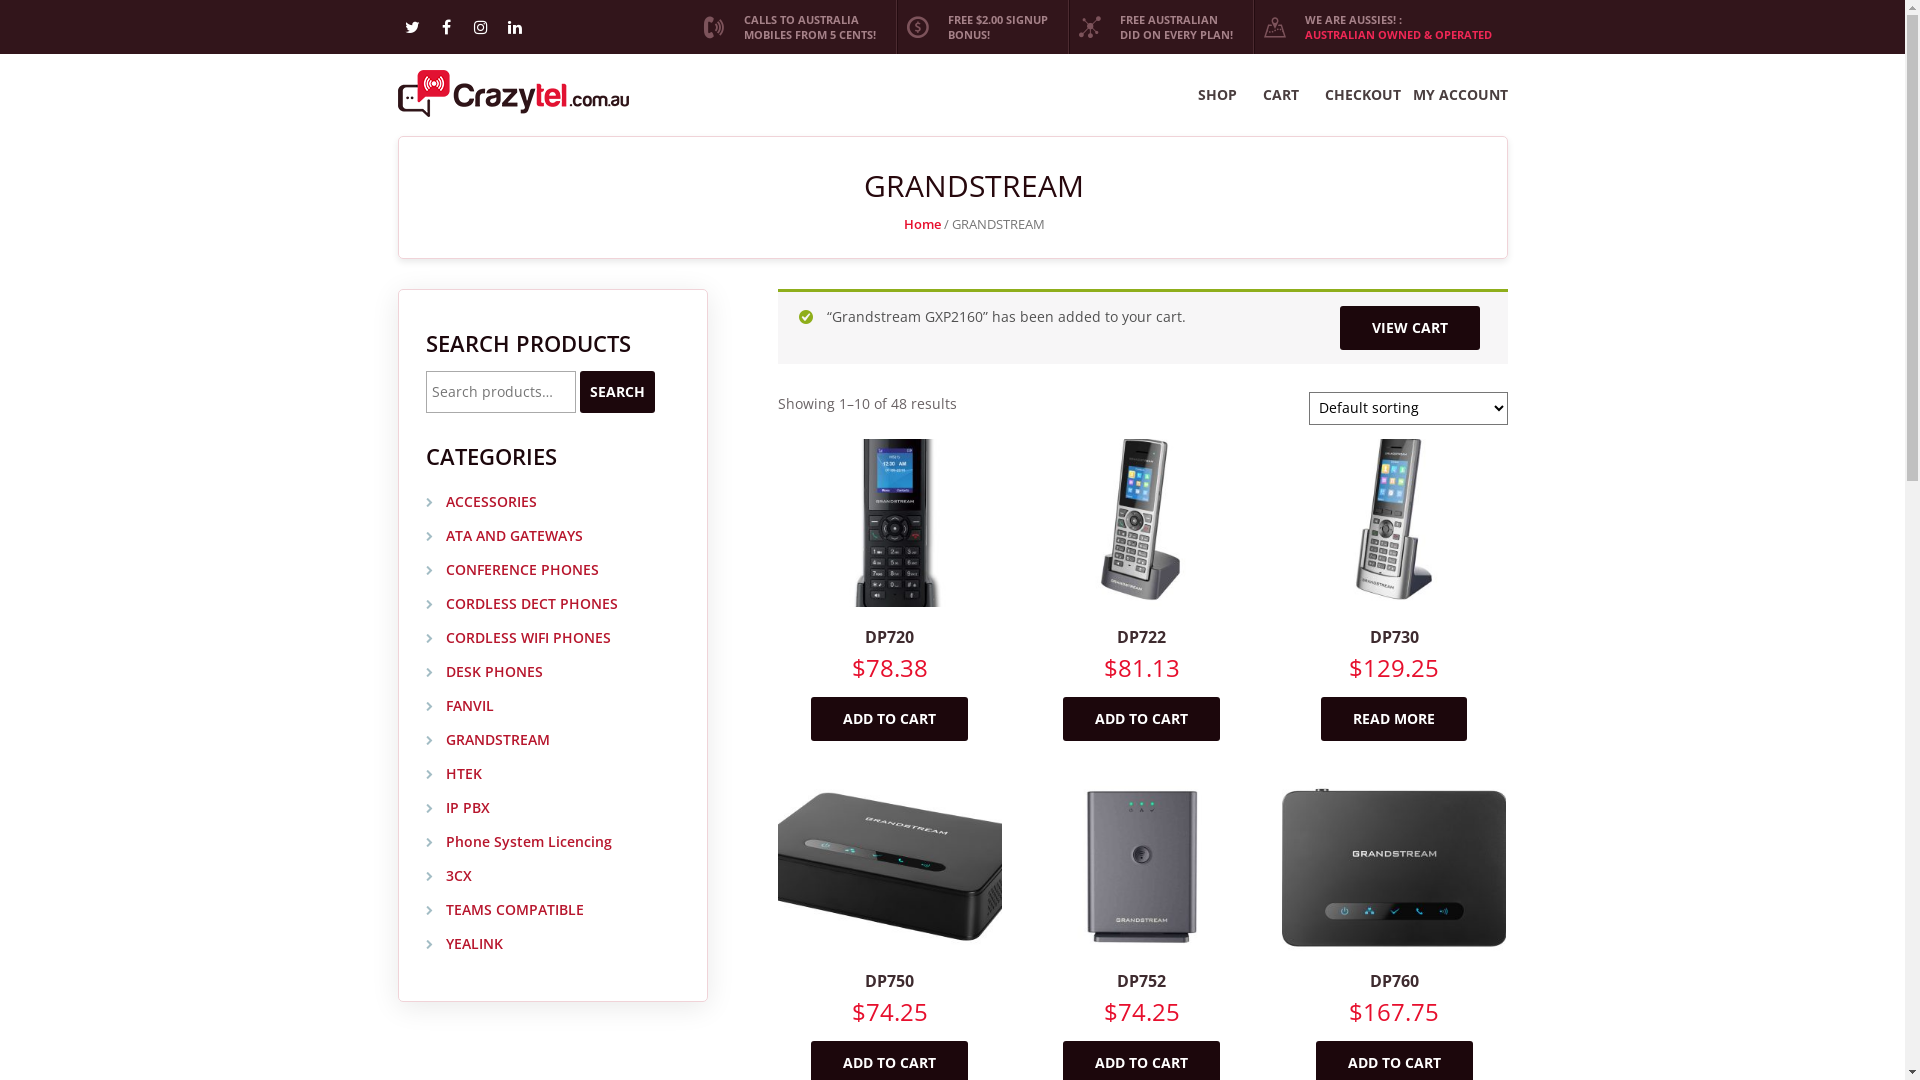 The image size is (1920, 1080). Describe the element at coordinates (1216, 95) in the screenshot. I see `'SHOP'` at that location.